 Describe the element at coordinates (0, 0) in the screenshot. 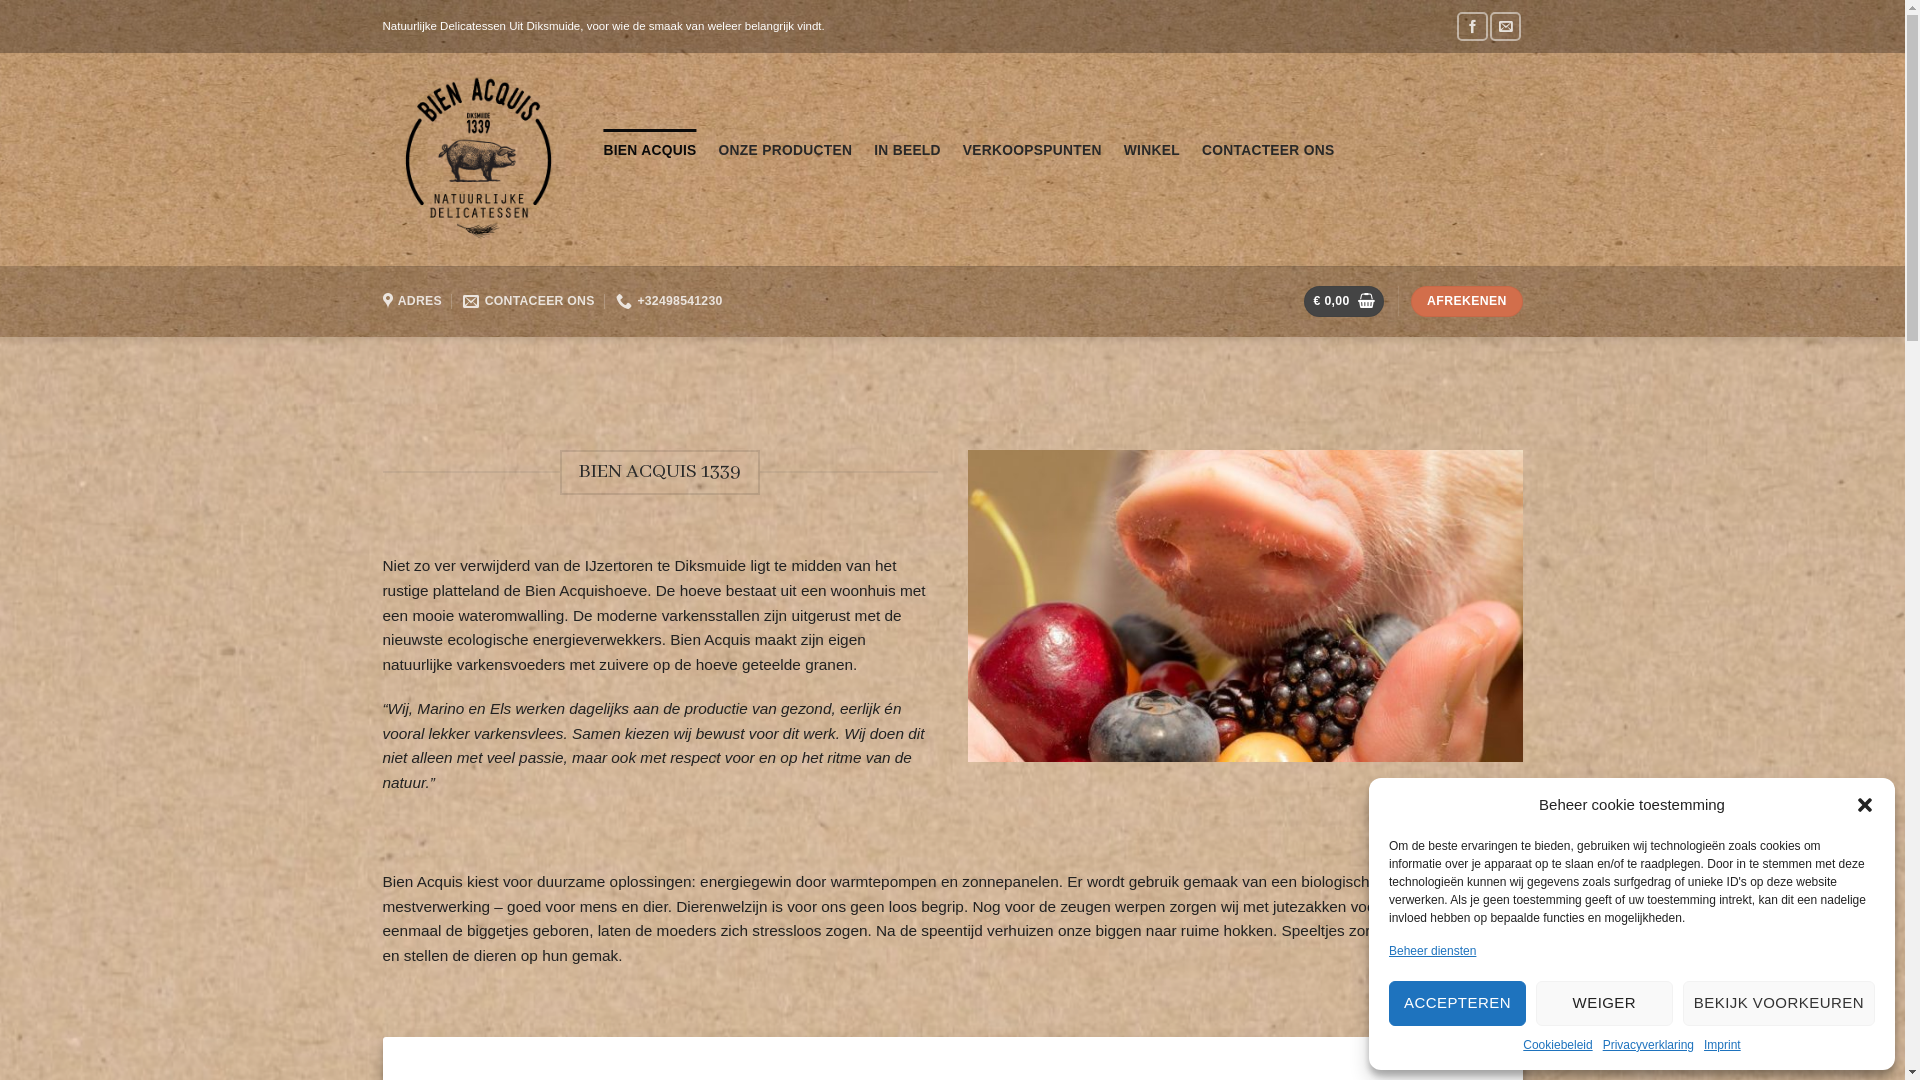

I see `'Skip to content'` at that location.